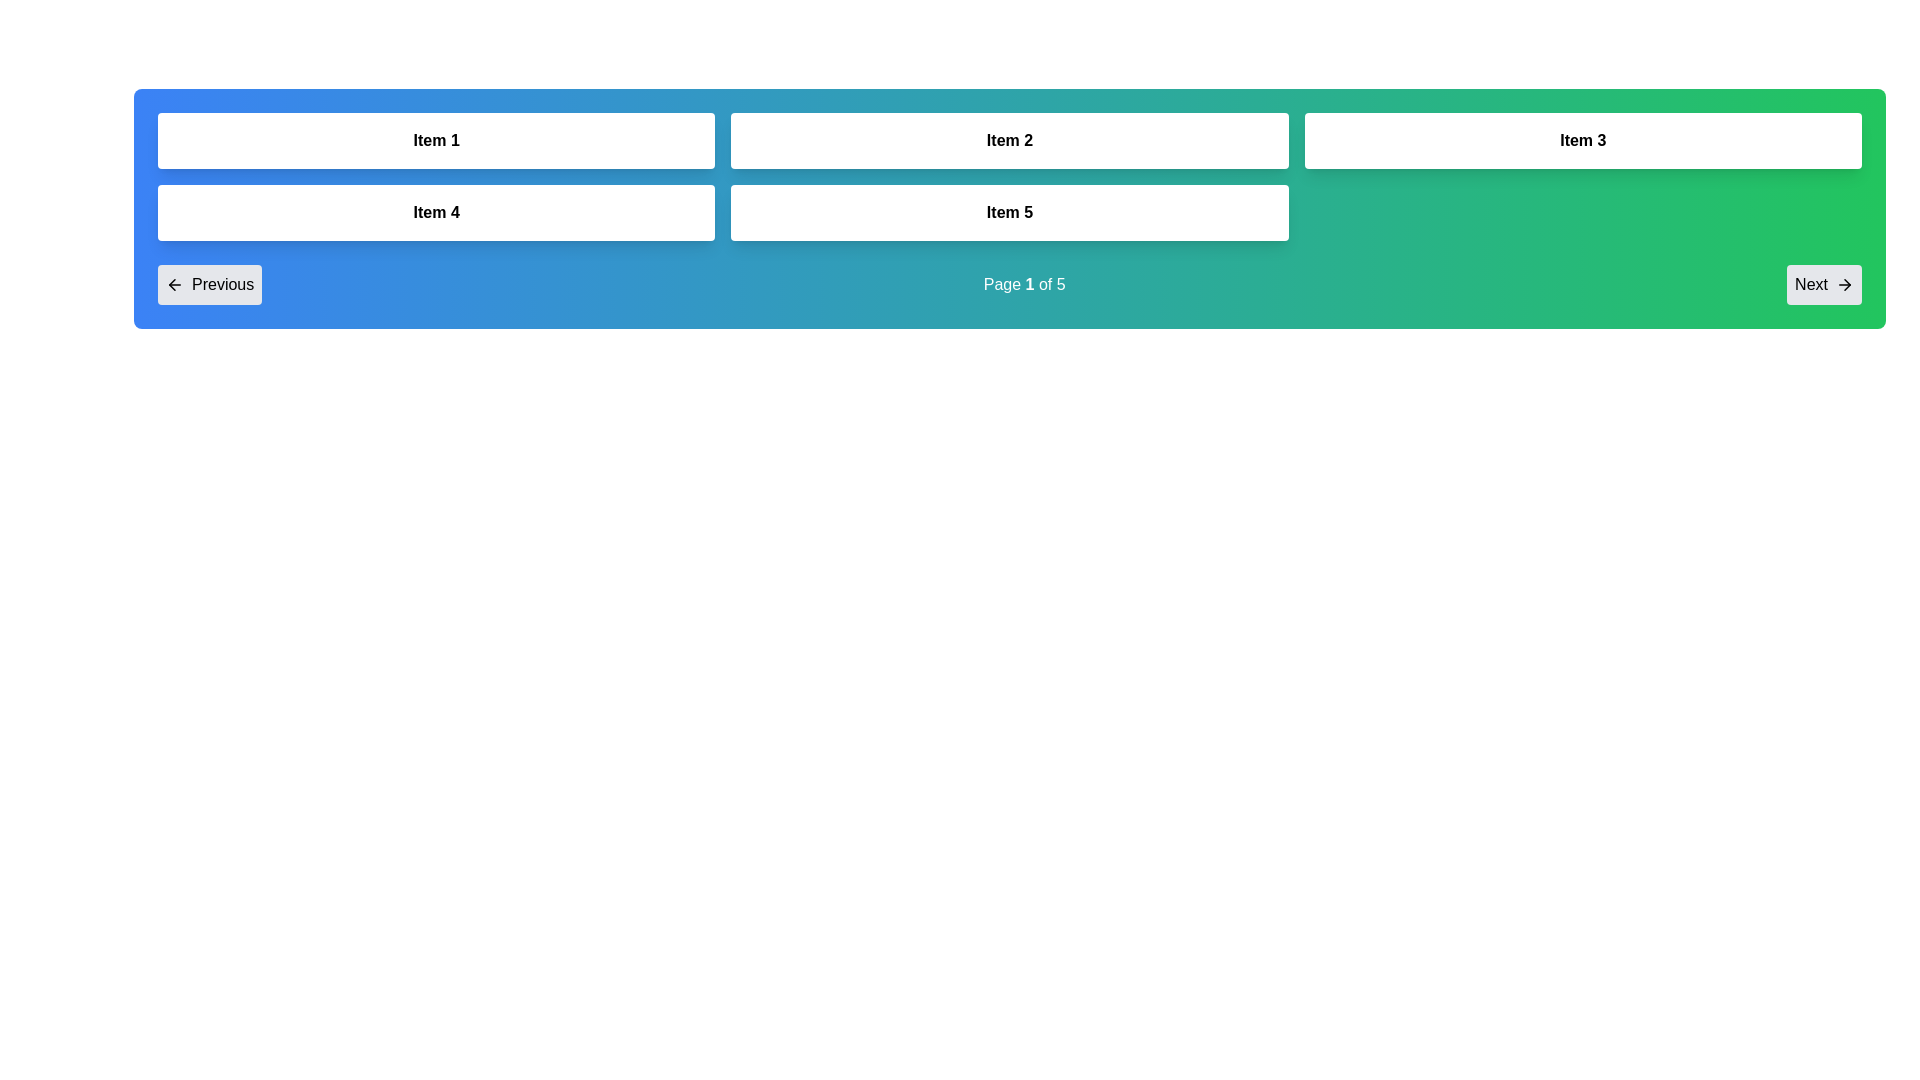 The width and height of the screenshot is (1920, 1080). Describe the element at coordinates (1582, 140) in the screenshot. I see `the button representing 'Item 3' located at the top-right position of the first row in a grid layout` at that location.